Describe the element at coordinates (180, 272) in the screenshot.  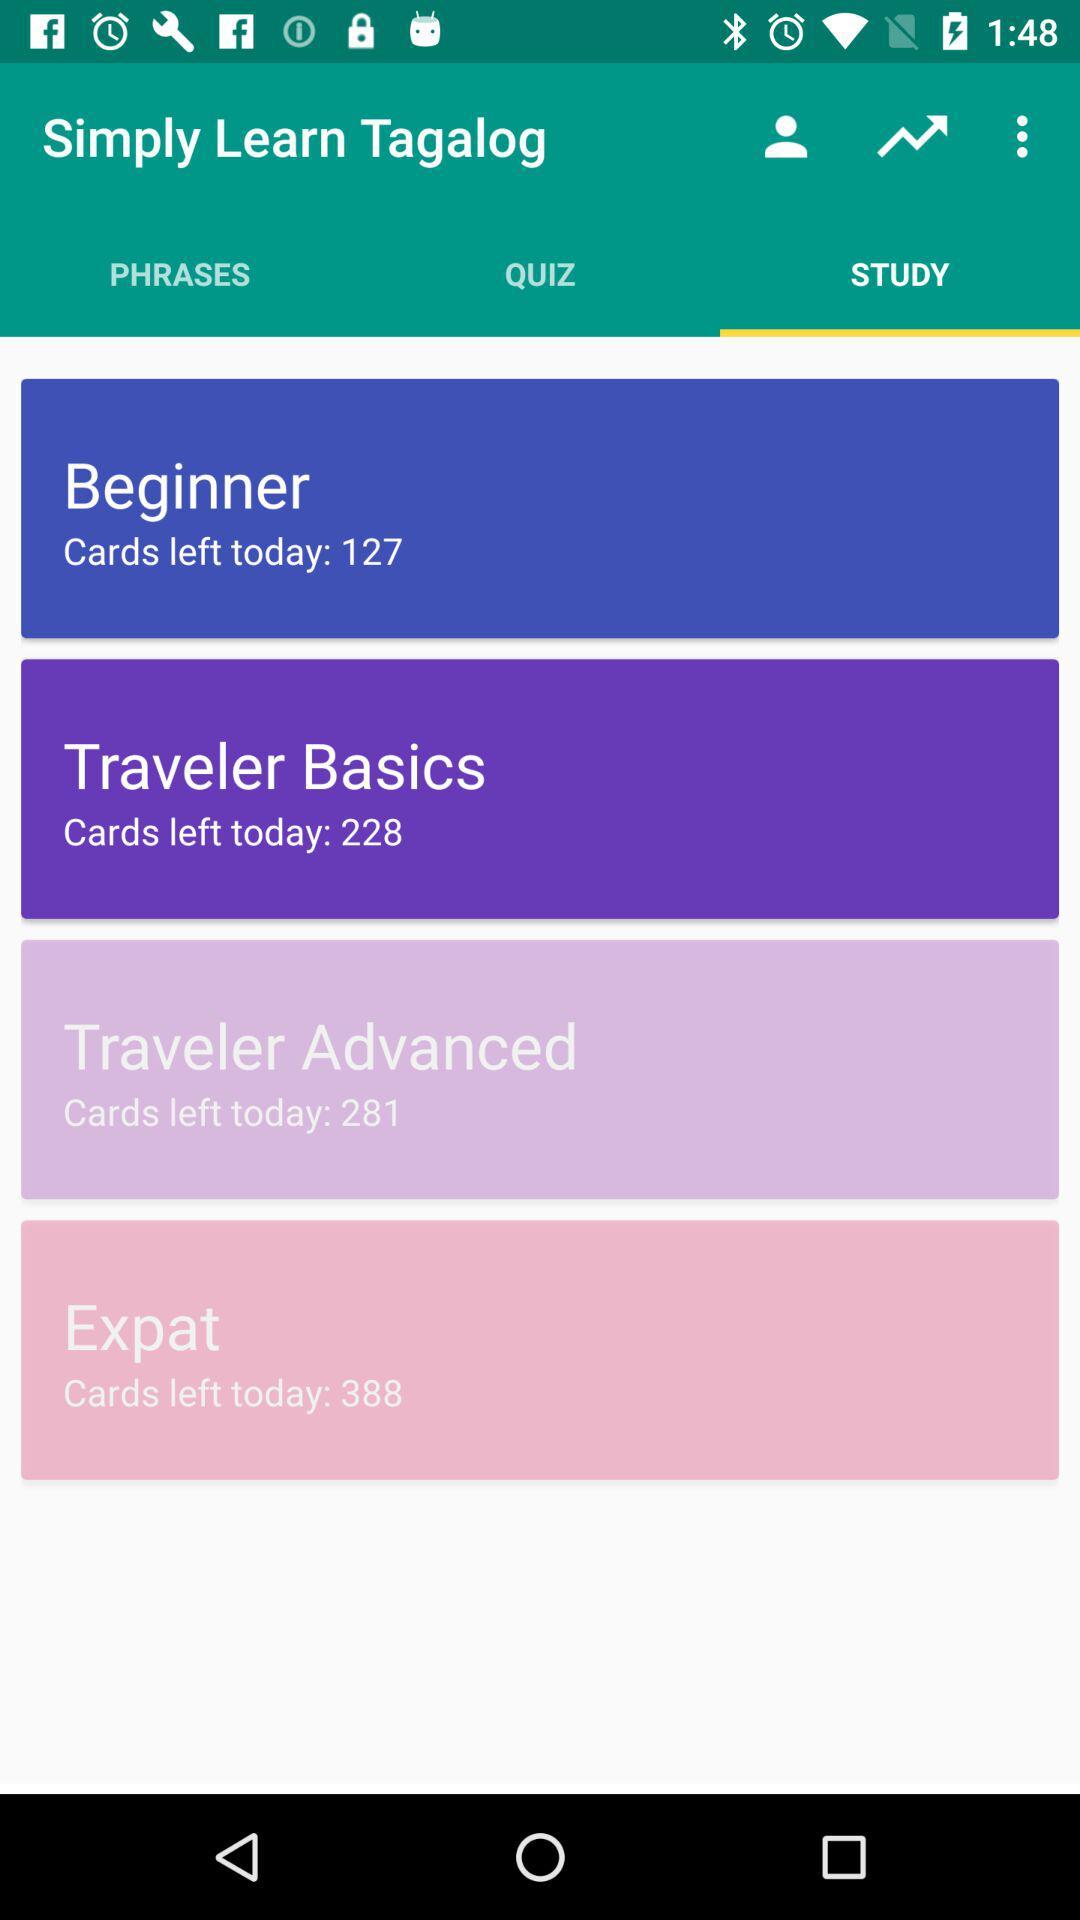
I see `icon above beginner` at that location.